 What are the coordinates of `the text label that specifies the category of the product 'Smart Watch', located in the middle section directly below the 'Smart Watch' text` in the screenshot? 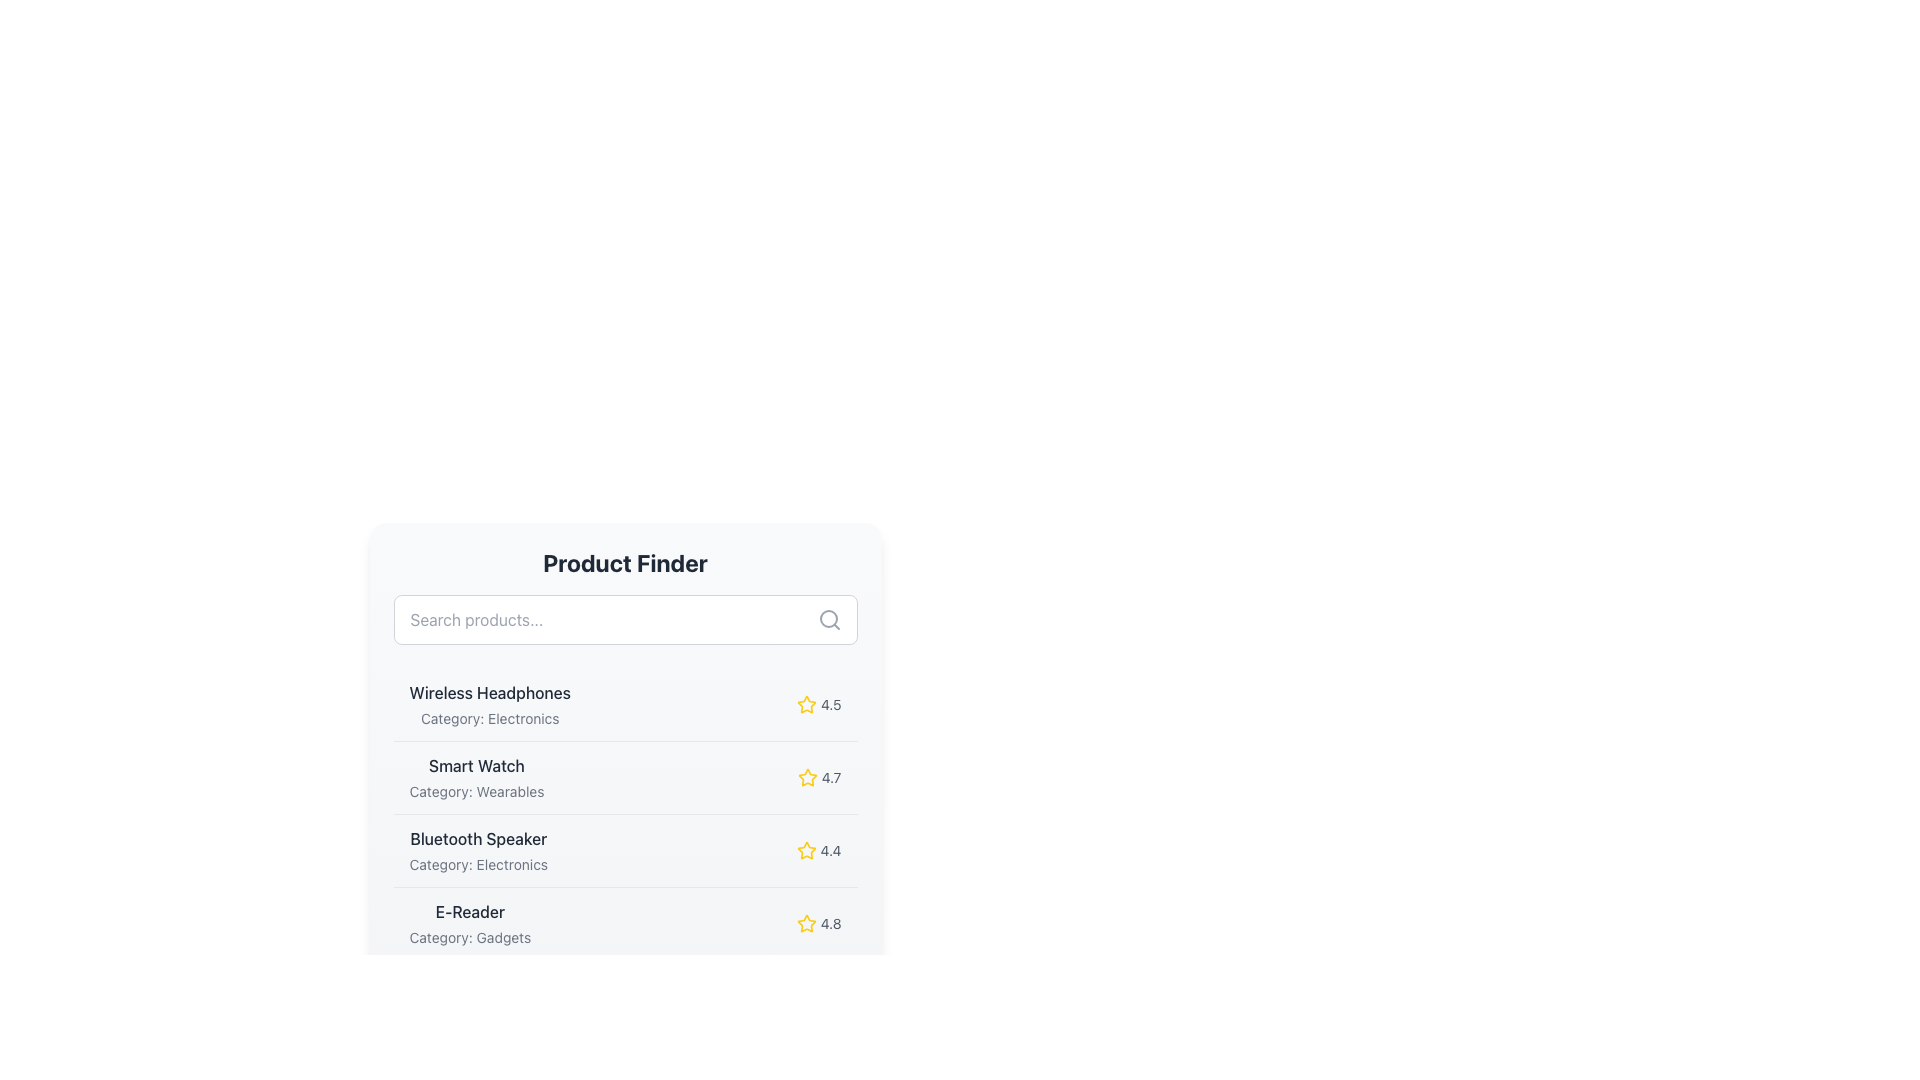 It's located at (475, 790).